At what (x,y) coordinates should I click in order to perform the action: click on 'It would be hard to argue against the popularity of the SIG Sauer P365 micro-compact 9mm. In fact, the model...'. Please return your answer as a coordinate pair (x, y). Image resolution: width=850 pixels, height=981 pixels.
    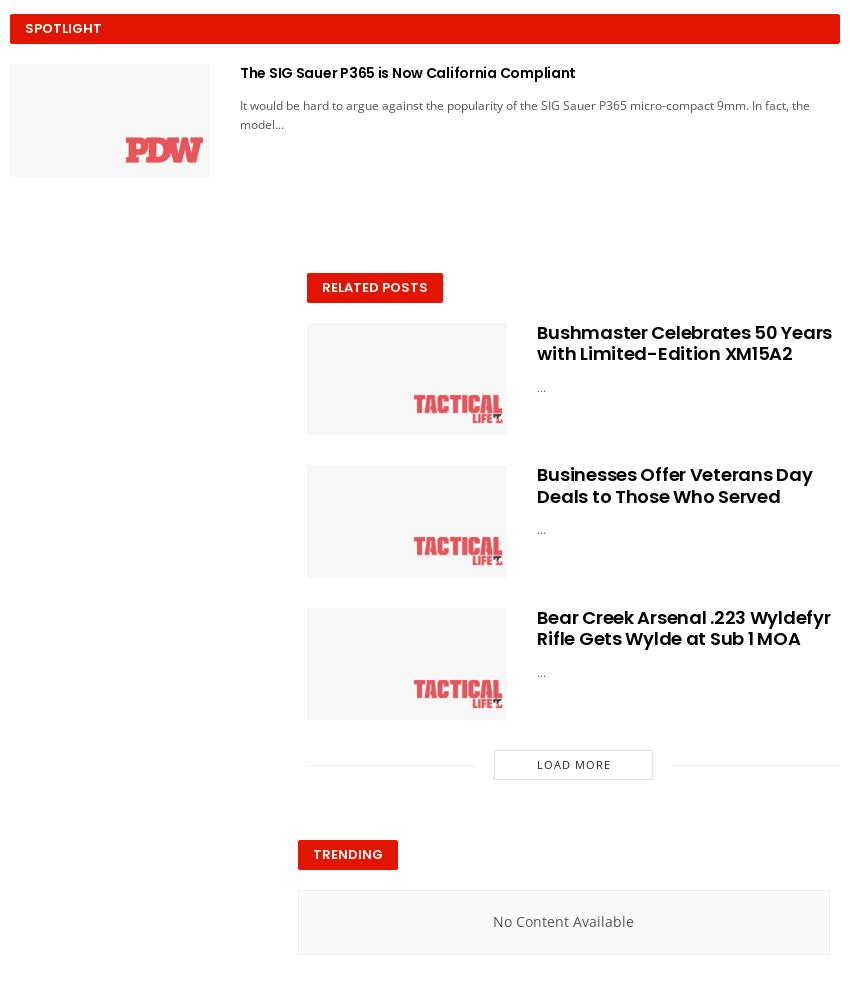
    Looking at the image, I should click on (523, 112).